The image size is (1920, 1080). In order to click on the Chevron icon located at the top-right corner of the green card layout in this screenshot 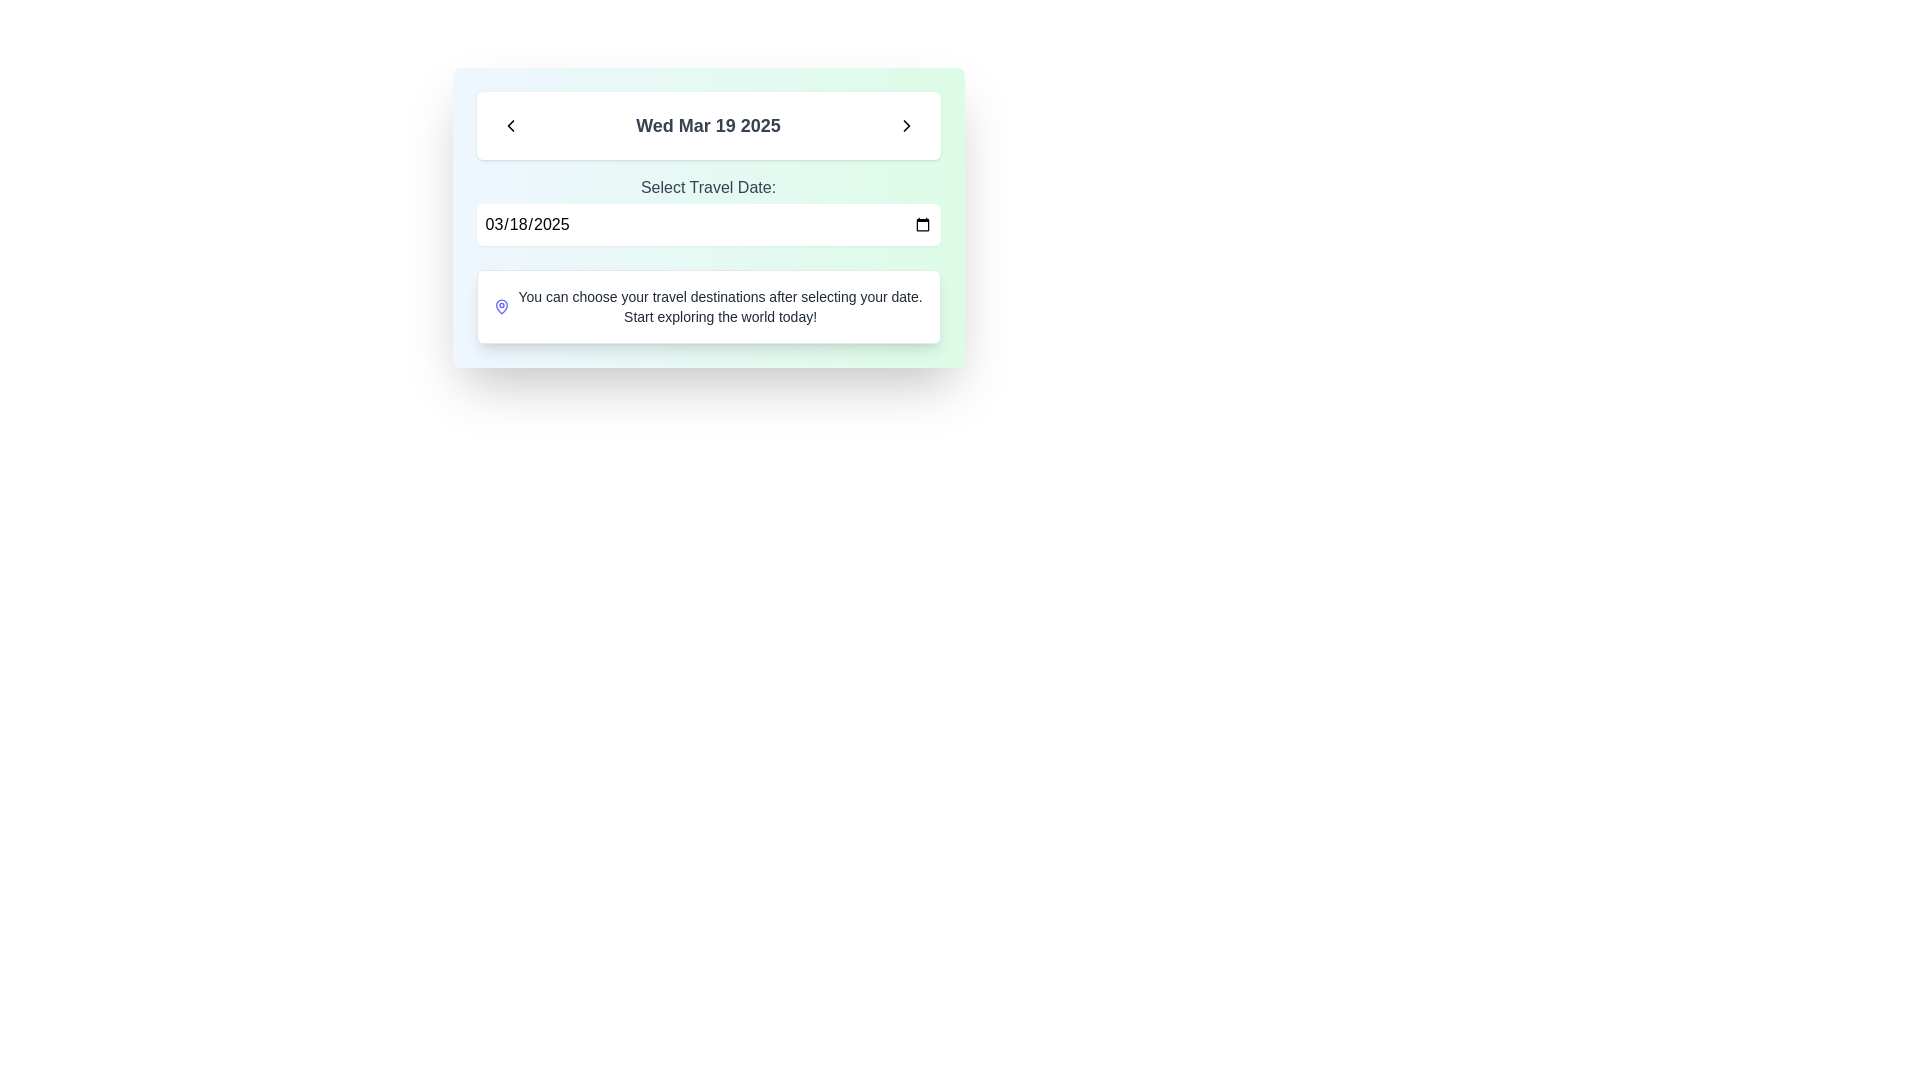, I will do `click(905, 126)`.